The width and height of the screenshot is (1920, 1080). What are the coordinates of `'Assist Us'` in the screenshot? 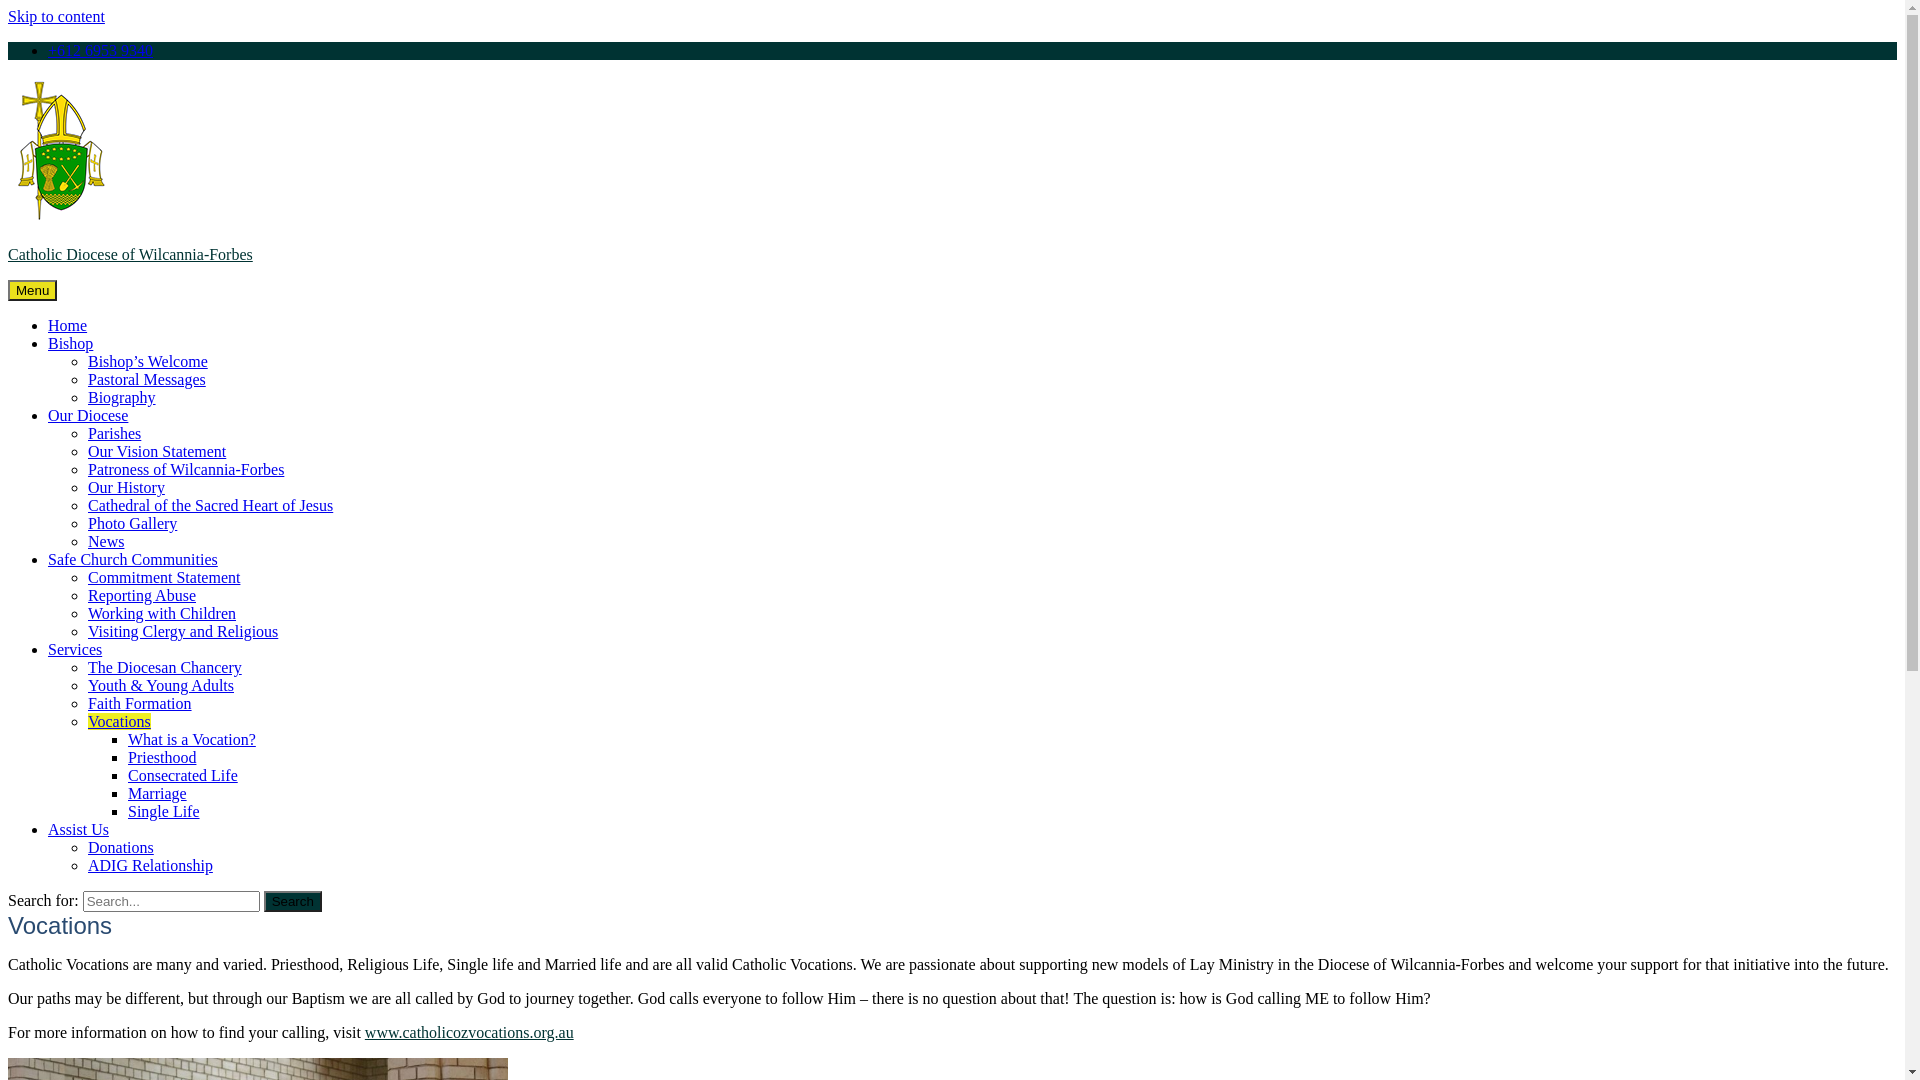 It's located at (78, 829).